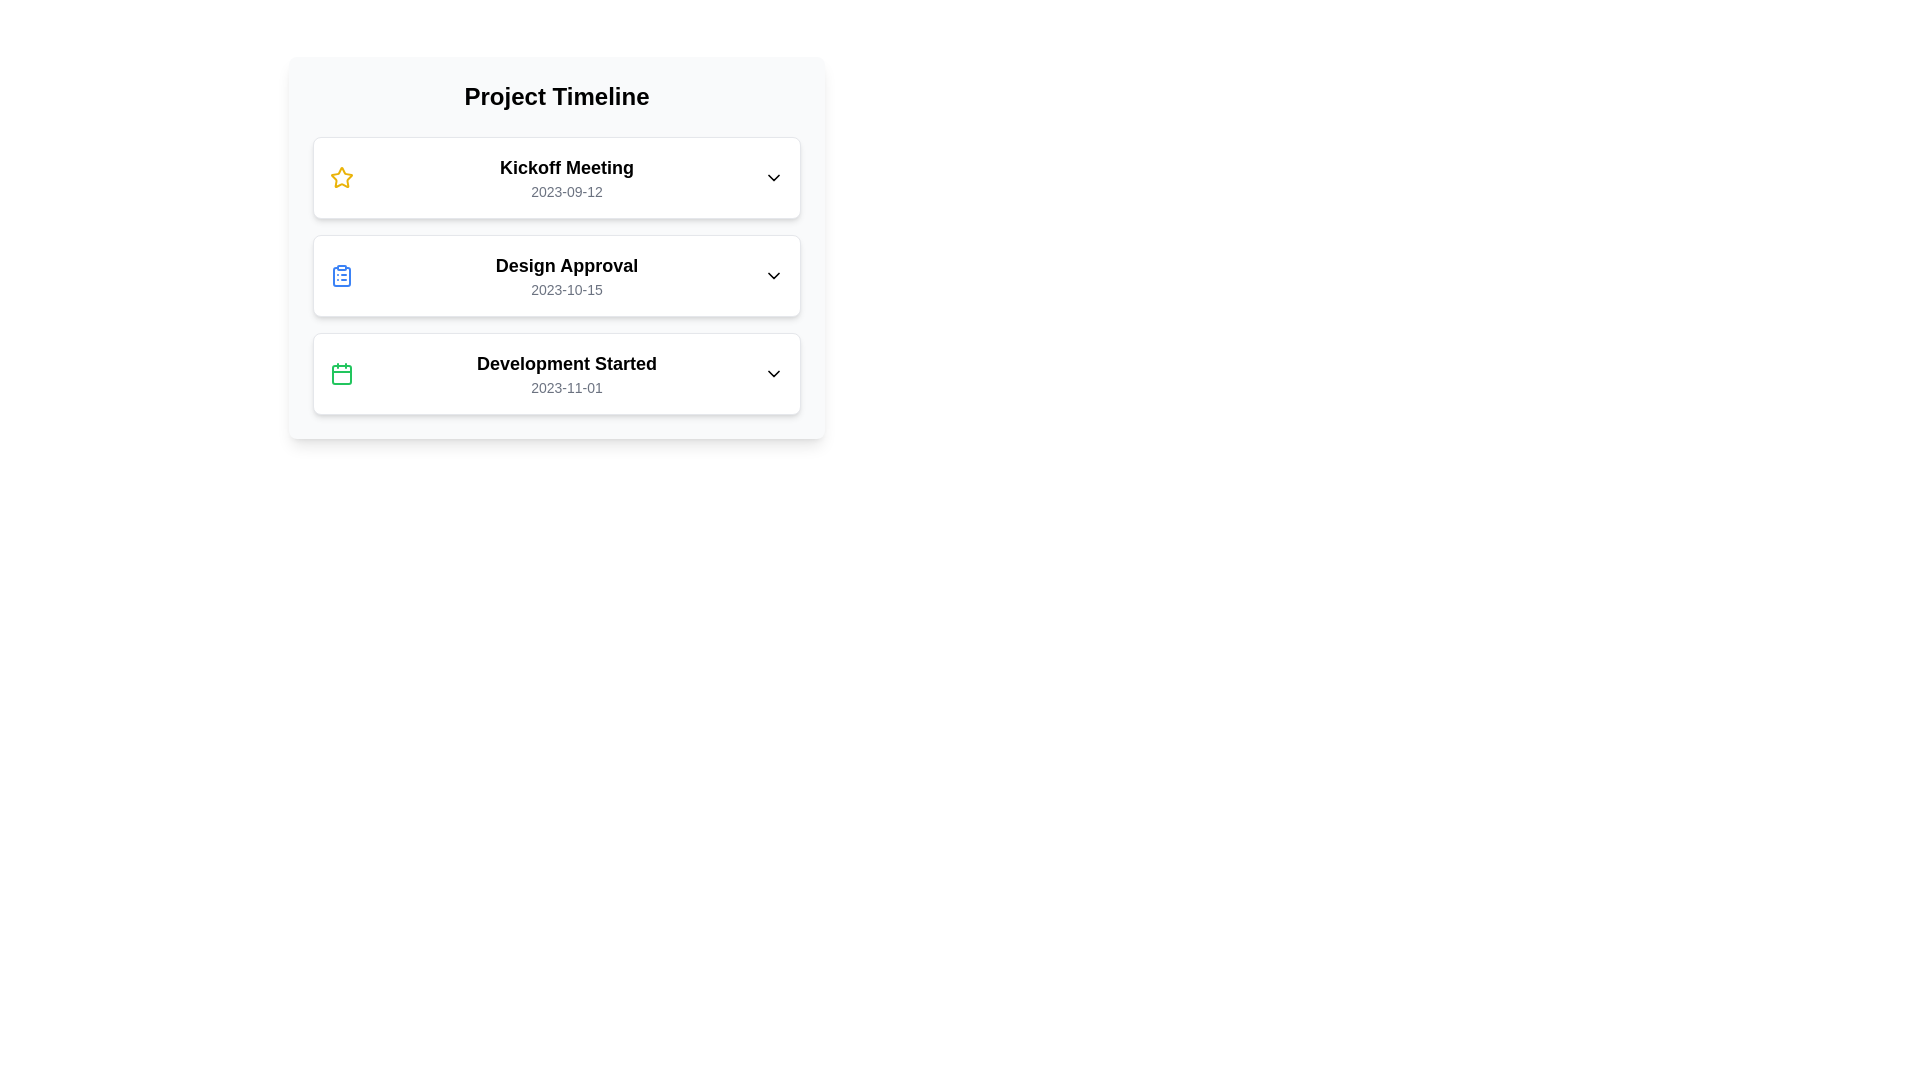  Describe the element at coordinates (565, 176) in the screenshot. I see `to select the 'Kickoff Meeting' timeline item, which is the first item in the vertical list under the header 'Project Timeline'` at that location.